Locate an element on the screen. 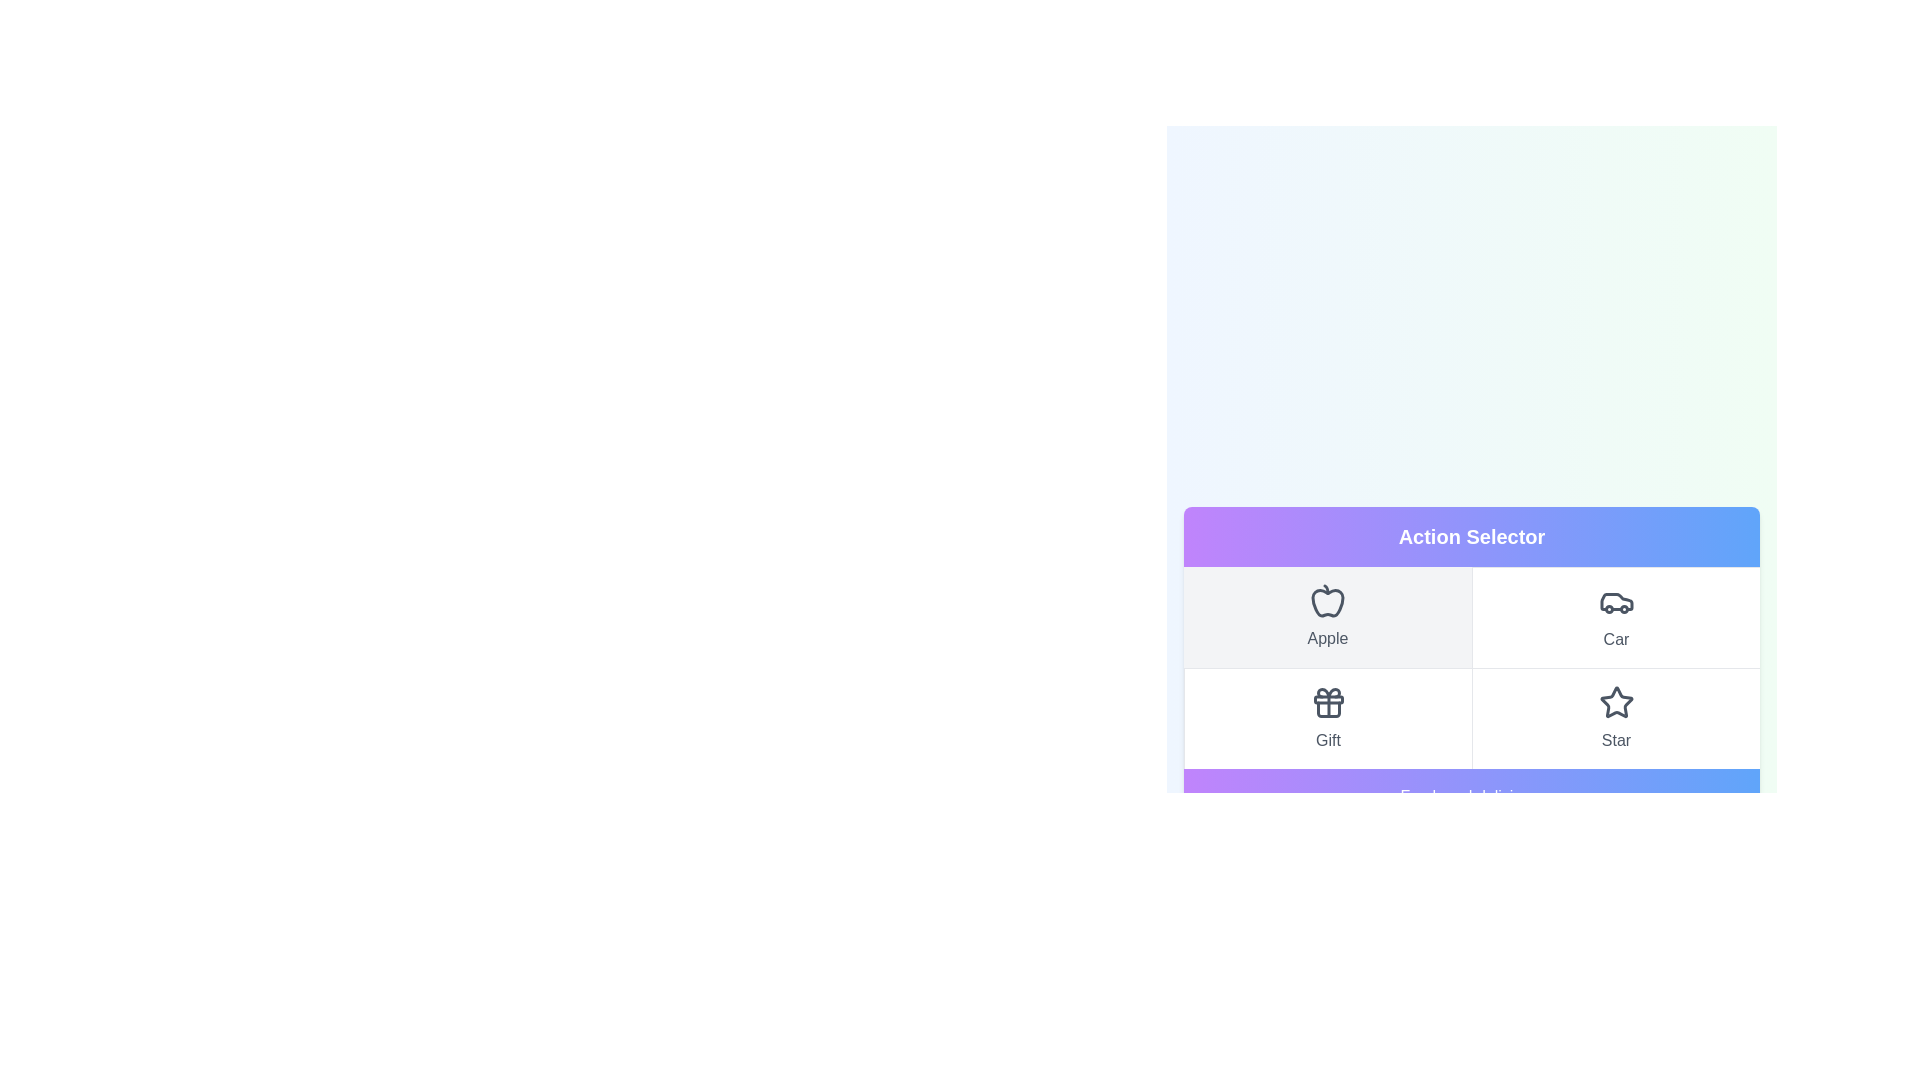 Image resolution: width=1920 pixels, height=1080 pixels. the star-shaped icon located at the bottom-right corner of the 'Action Selector' grid layout, above the text label 'Star' is located at coordinates (1616, 701).